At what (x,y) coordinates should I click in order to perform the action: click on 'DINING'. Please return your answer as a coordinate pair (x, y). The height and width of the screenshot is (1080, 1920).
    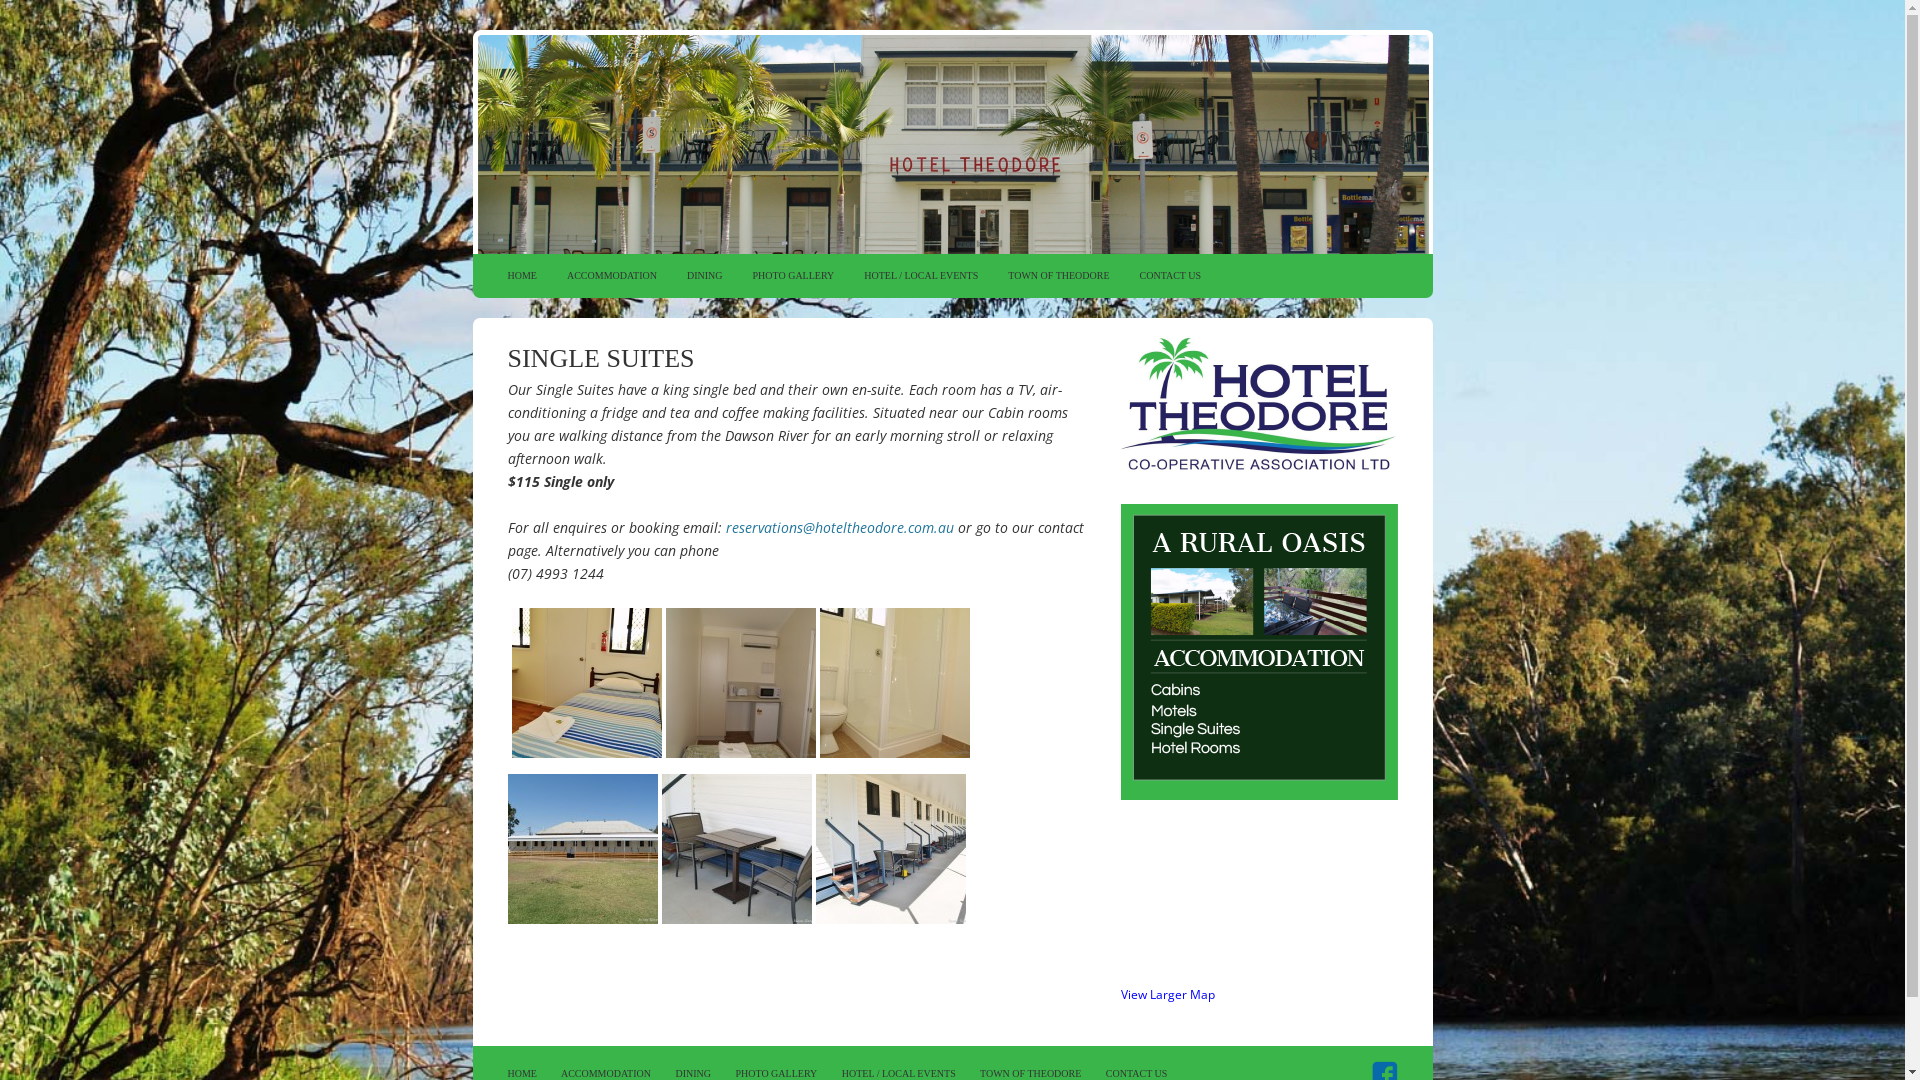
    Looking at the image, I should click on (672, 276).